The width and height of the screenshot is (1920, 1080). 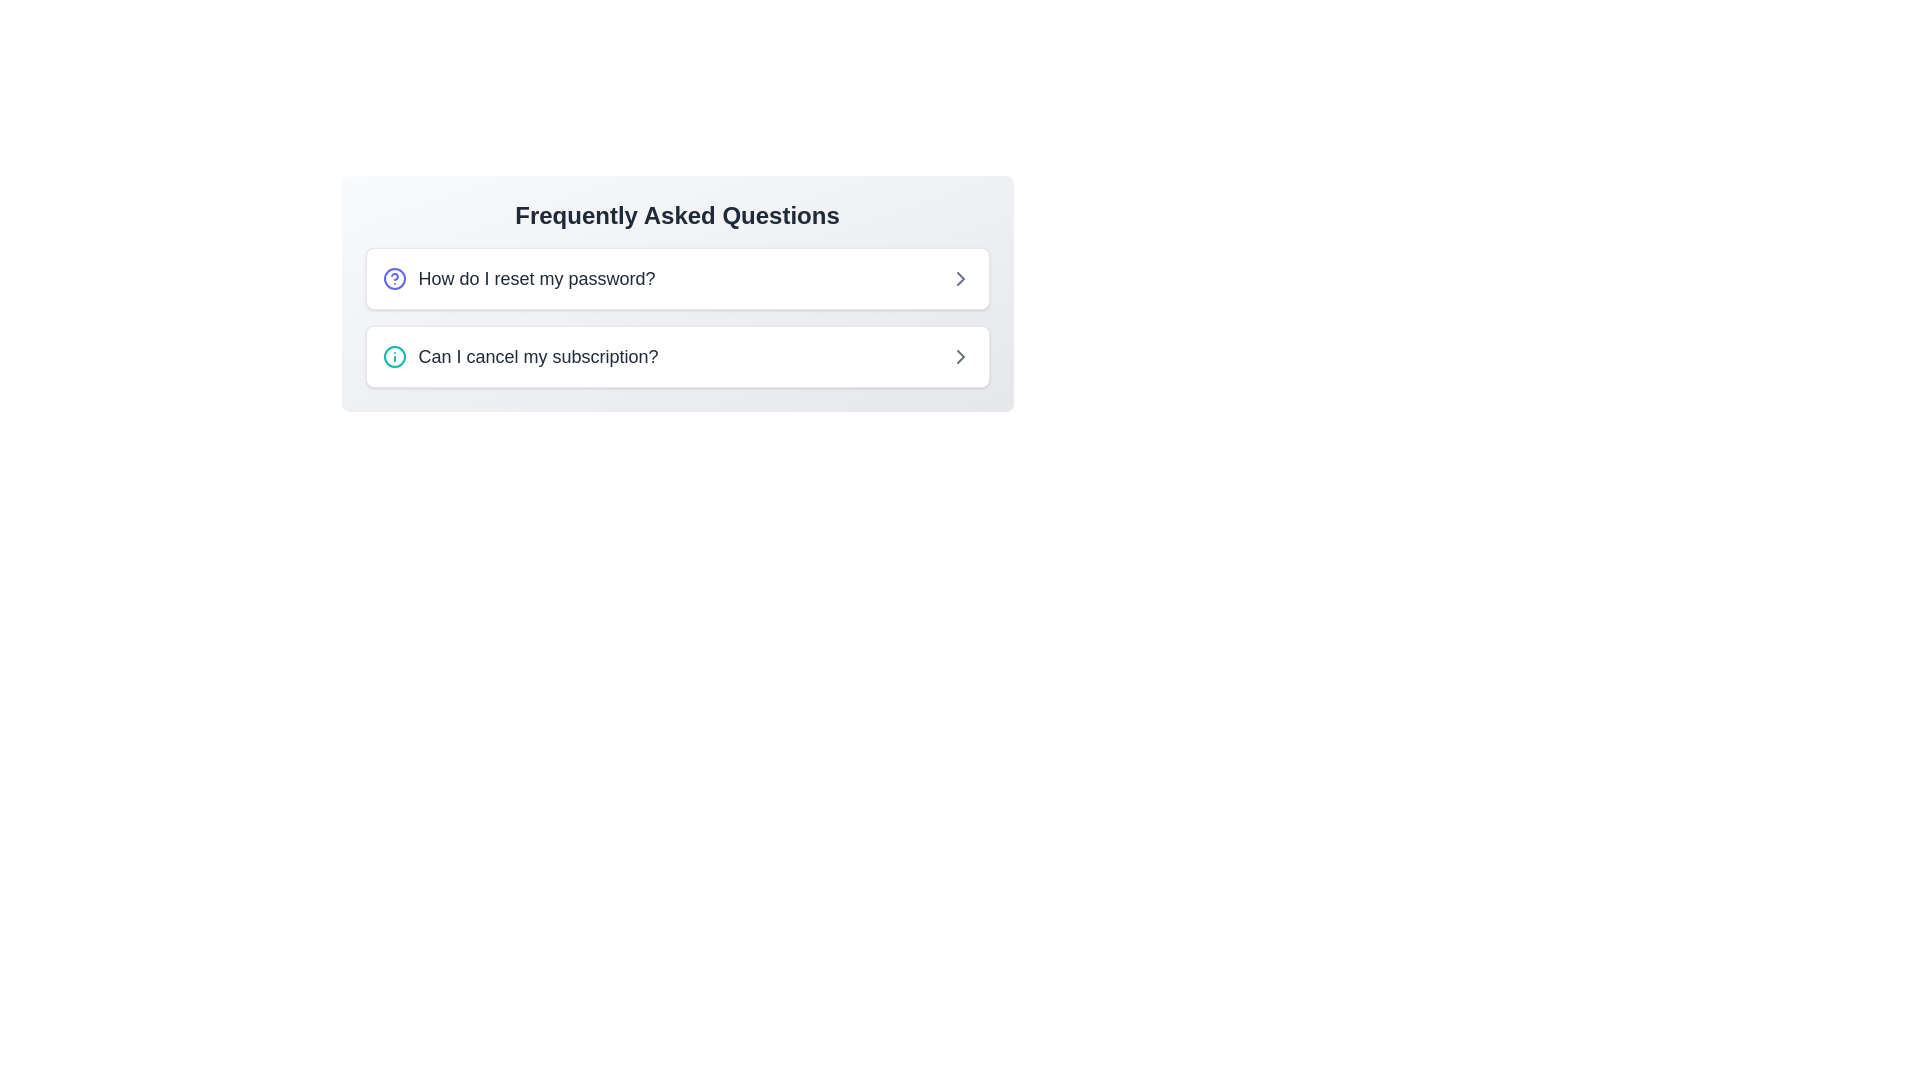 I want to click on the icon located at the extreme right of the 'How do I reset my password?' question in the FAQ section, so click(x=960, y=278).